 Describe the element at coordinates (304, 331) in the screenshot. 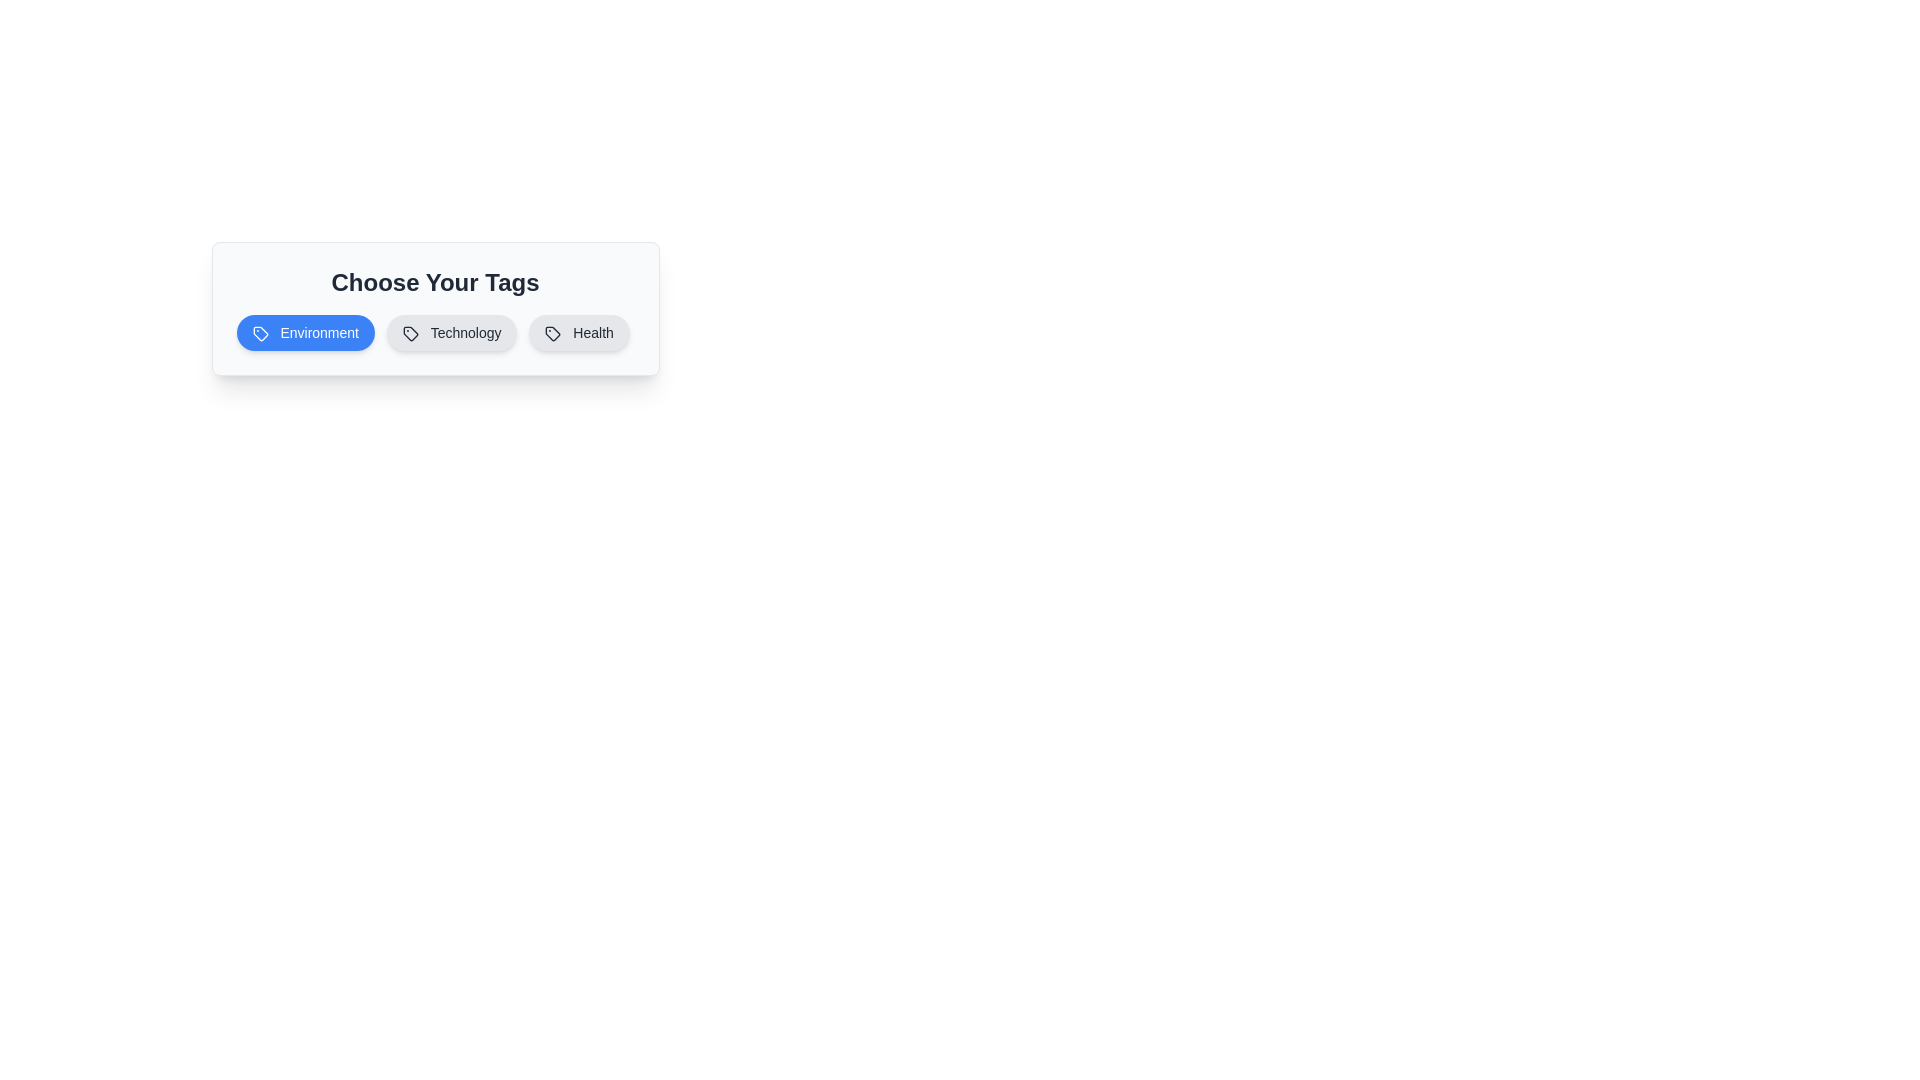

I see `the 'Environment' tag button to toggle its state` at that location.